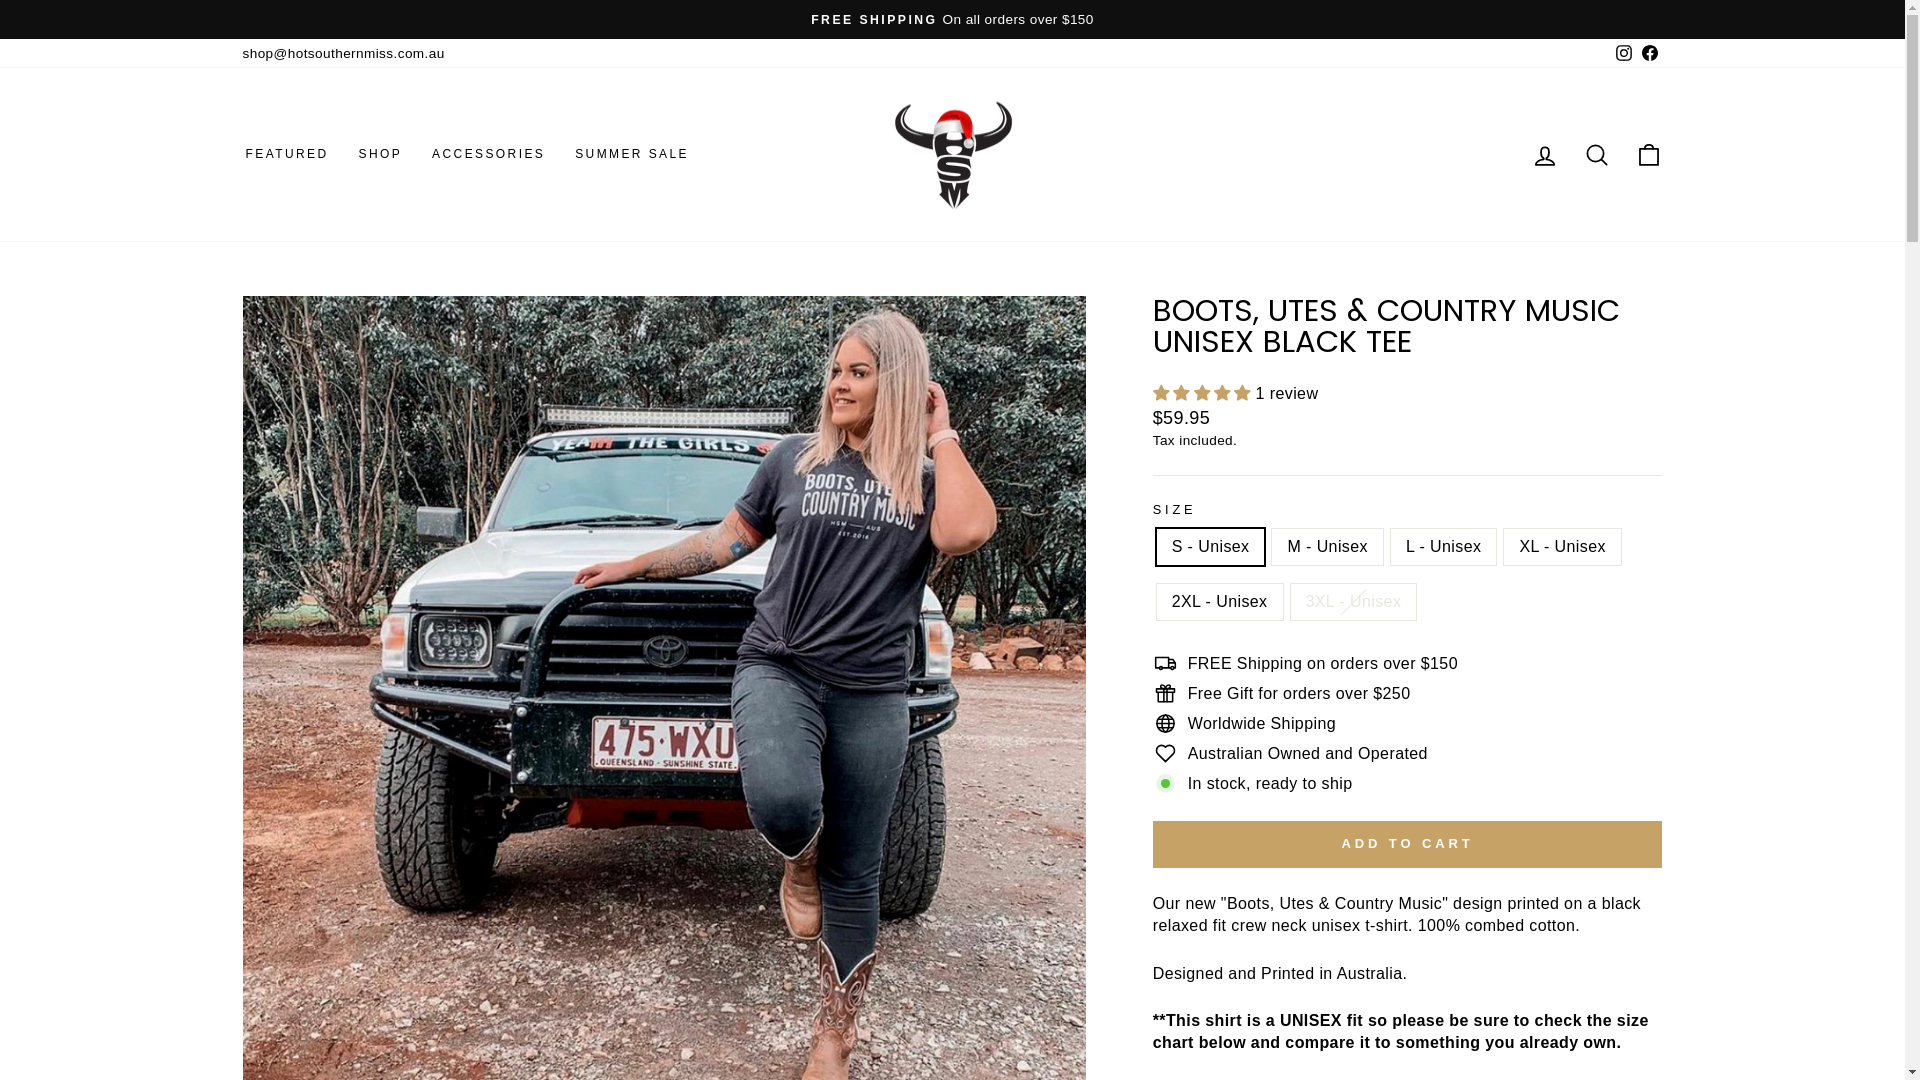 Image resolution: width=1920 pixels, height=1080 pixels. What do you see at coordinates (379, 153) in the screenshot?
I see `'SHOP'` at bounding box center [379, 153].